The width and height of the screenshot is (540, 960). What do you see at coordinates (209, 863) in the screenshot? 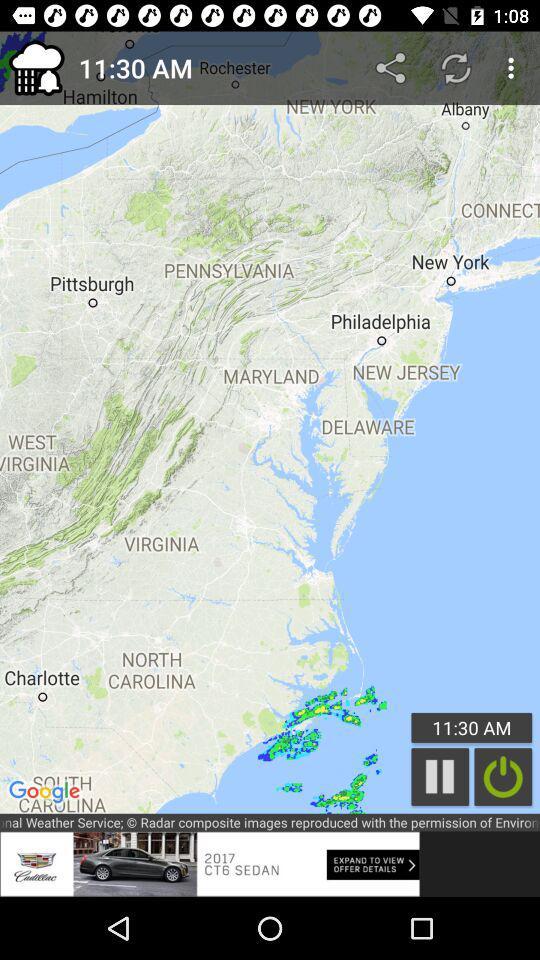
I see `advertisement` at bounding box center [209, 863].